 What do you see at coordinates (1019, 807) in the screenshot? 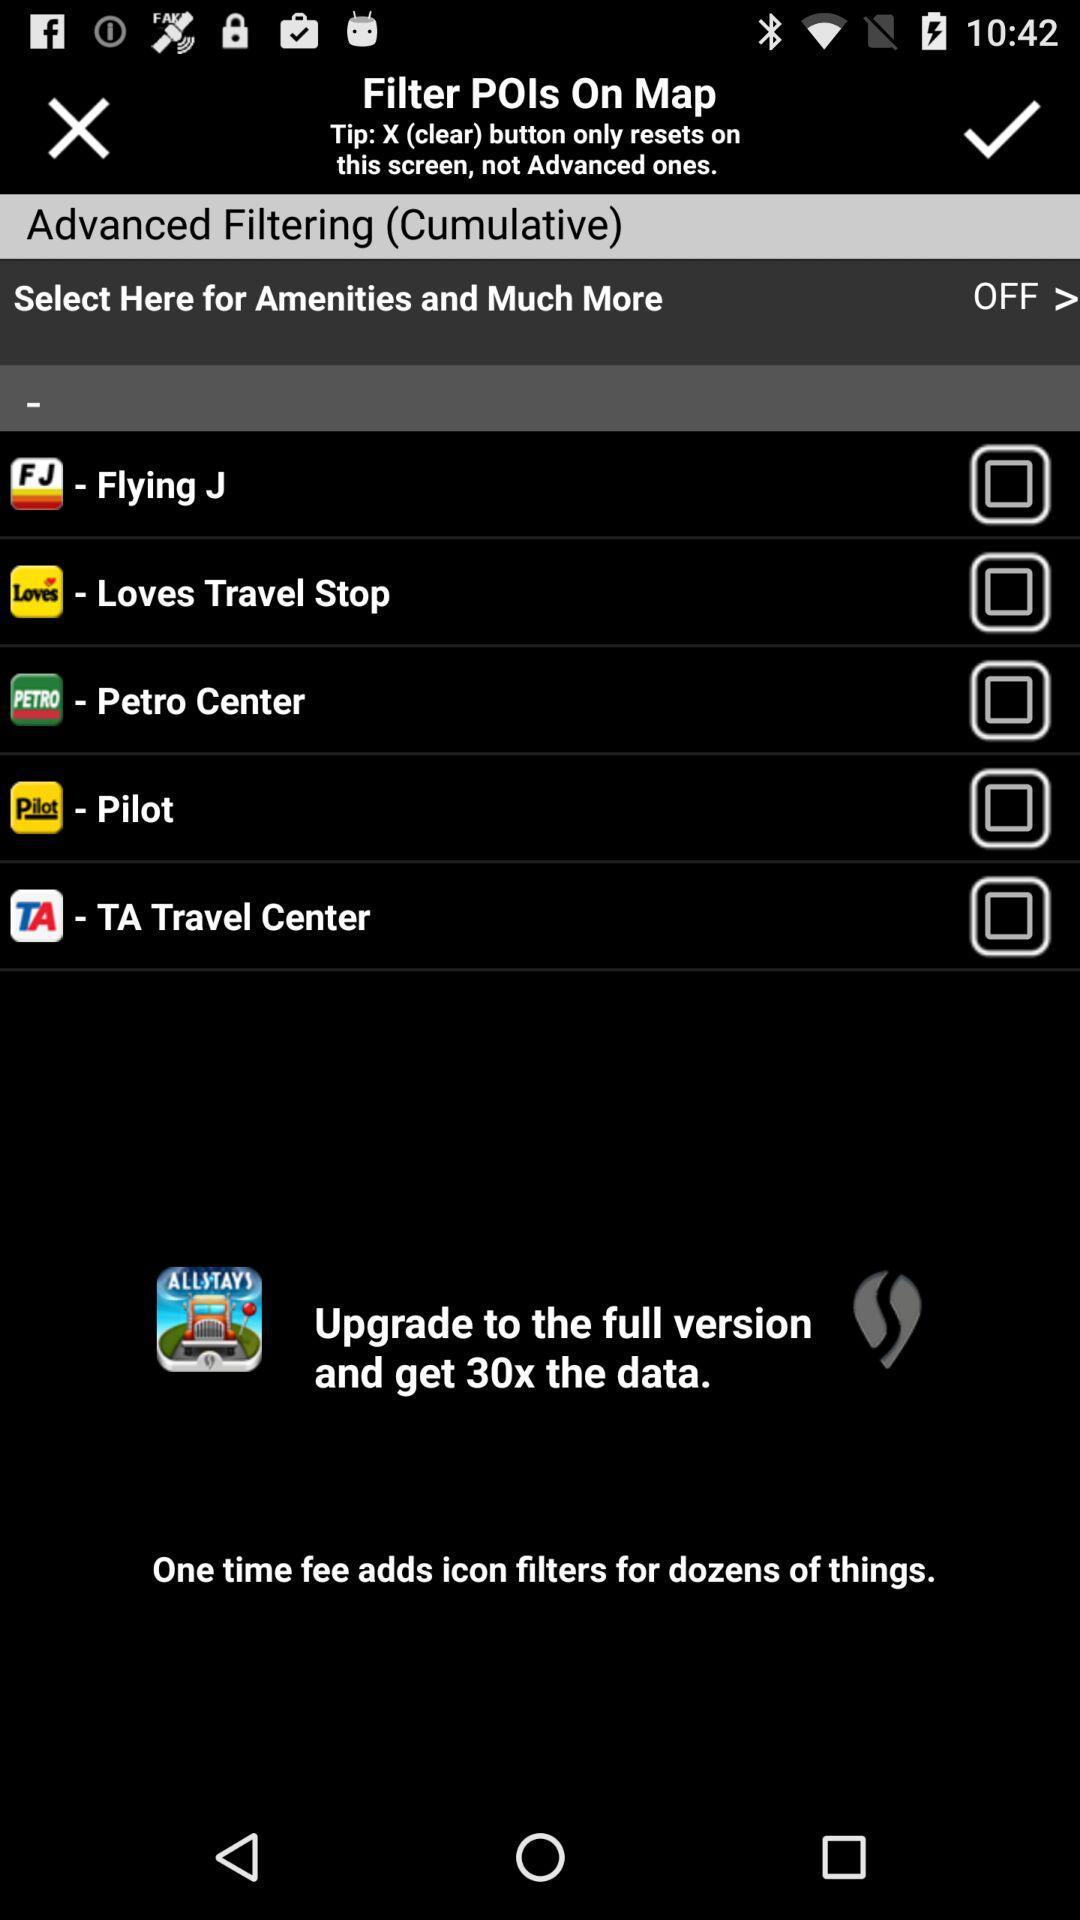
I see `the pilot option` at bounding box center [1019, 807].